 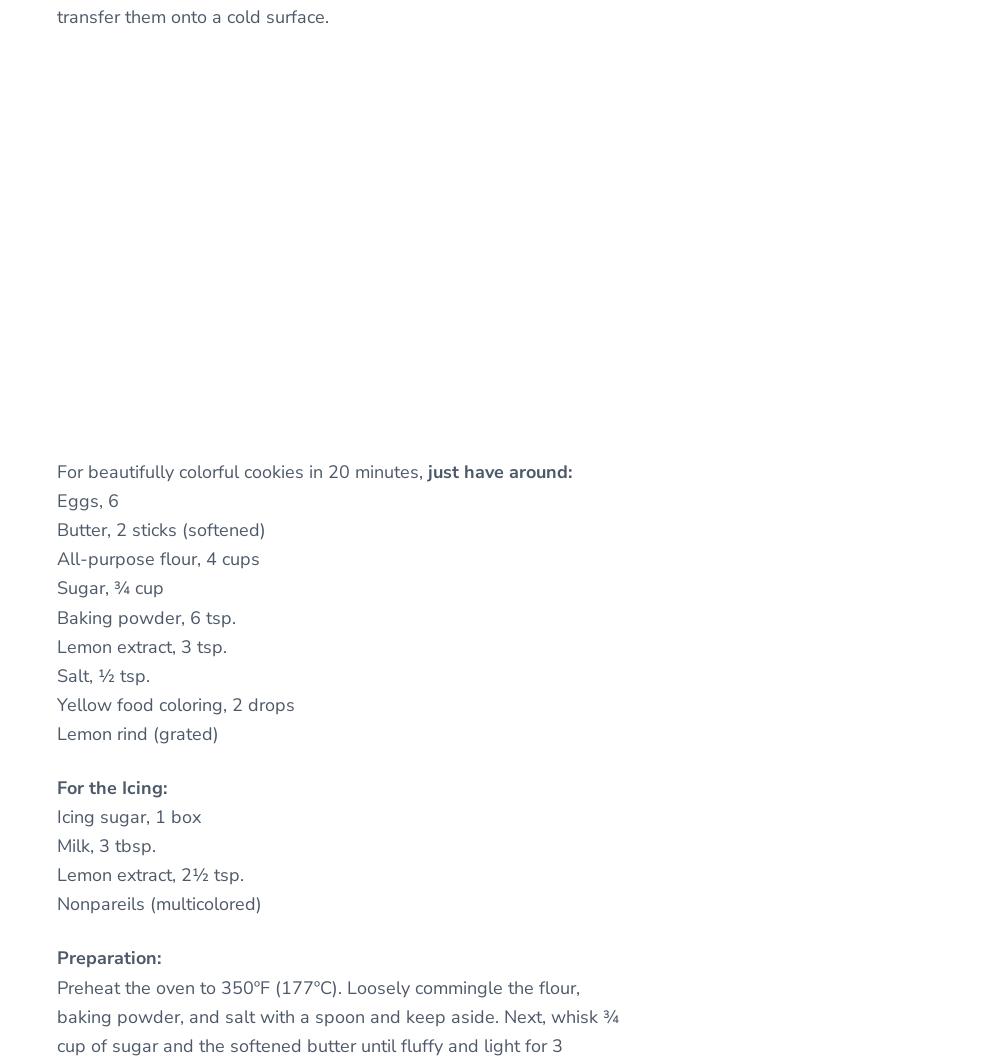 What do you see at coordinates (55, 902) in the screenshot?
I see `'Nonpareils (multicolored)'` at bounding box center [55, 902].